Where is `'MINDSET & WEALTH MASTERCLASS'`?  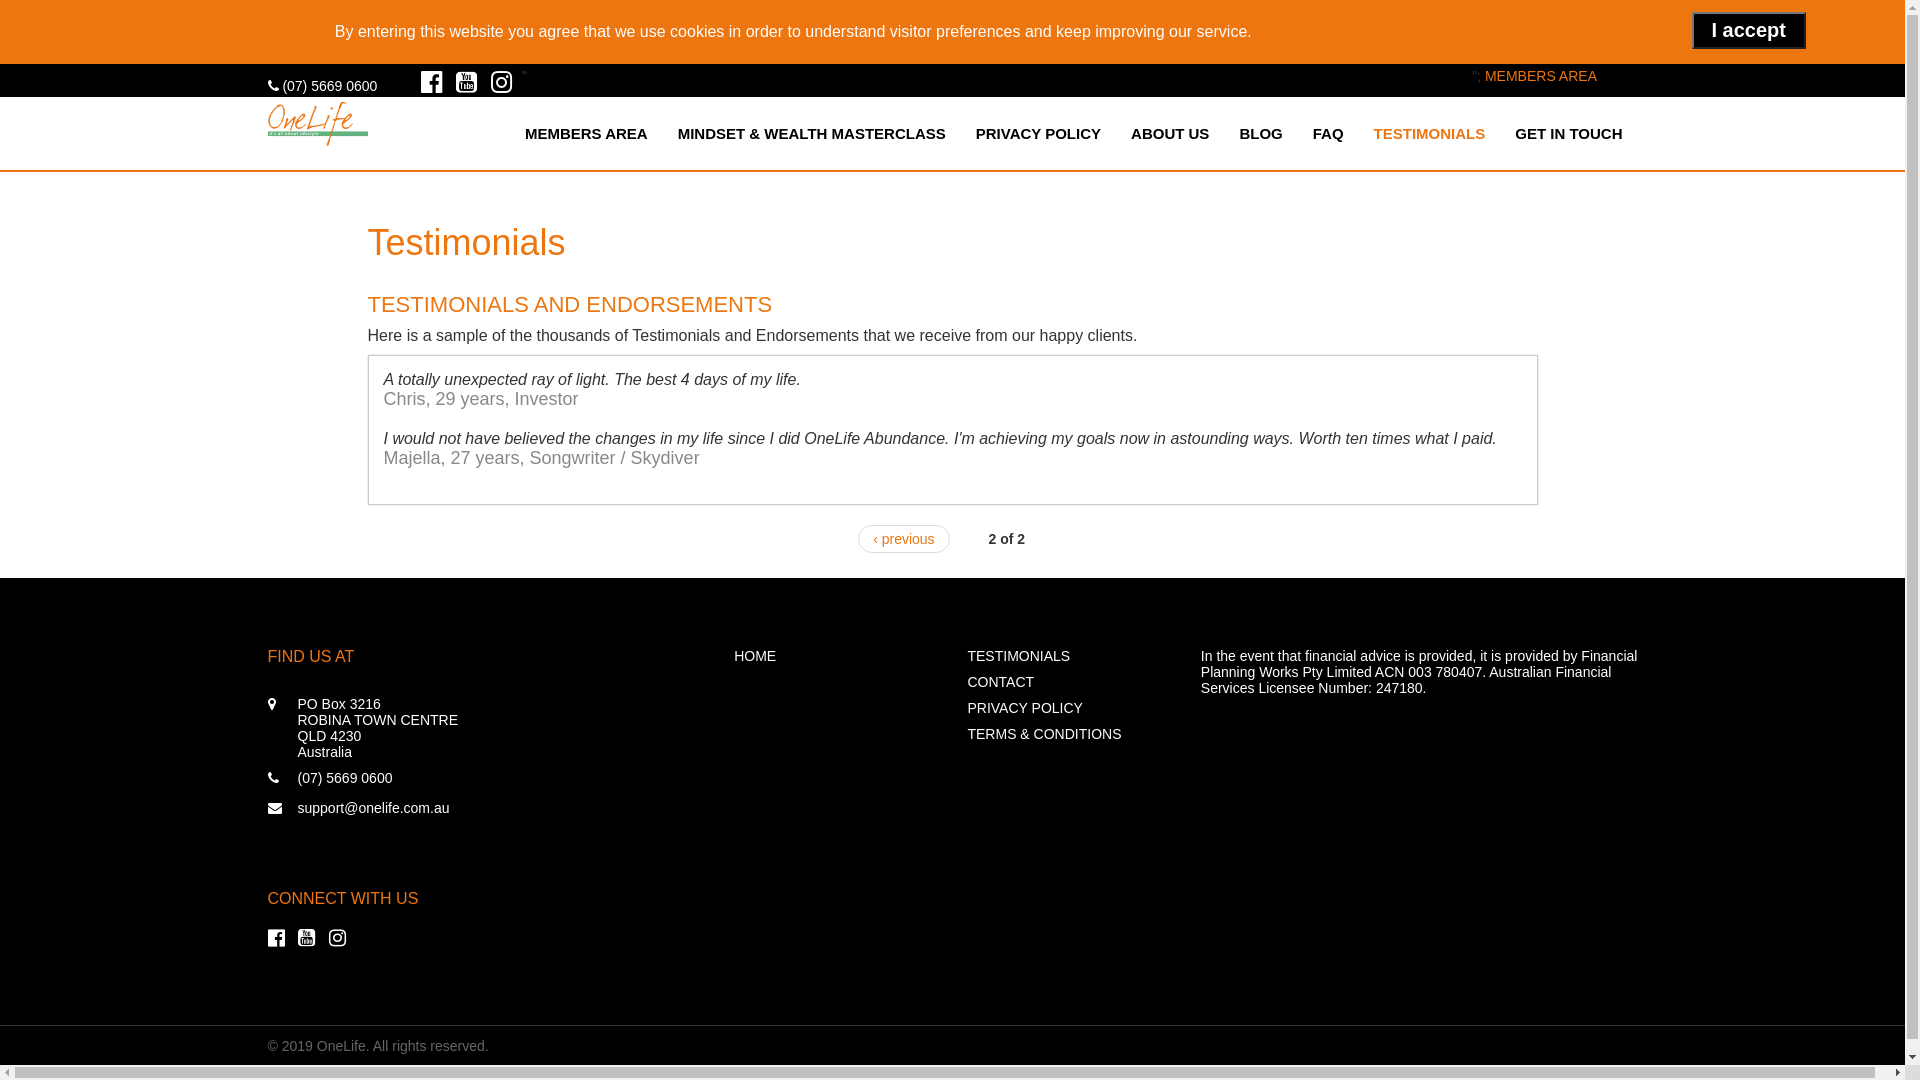
'MINDSET & WEALTH MASTERCLASS' is located at coordinates (811, 133).